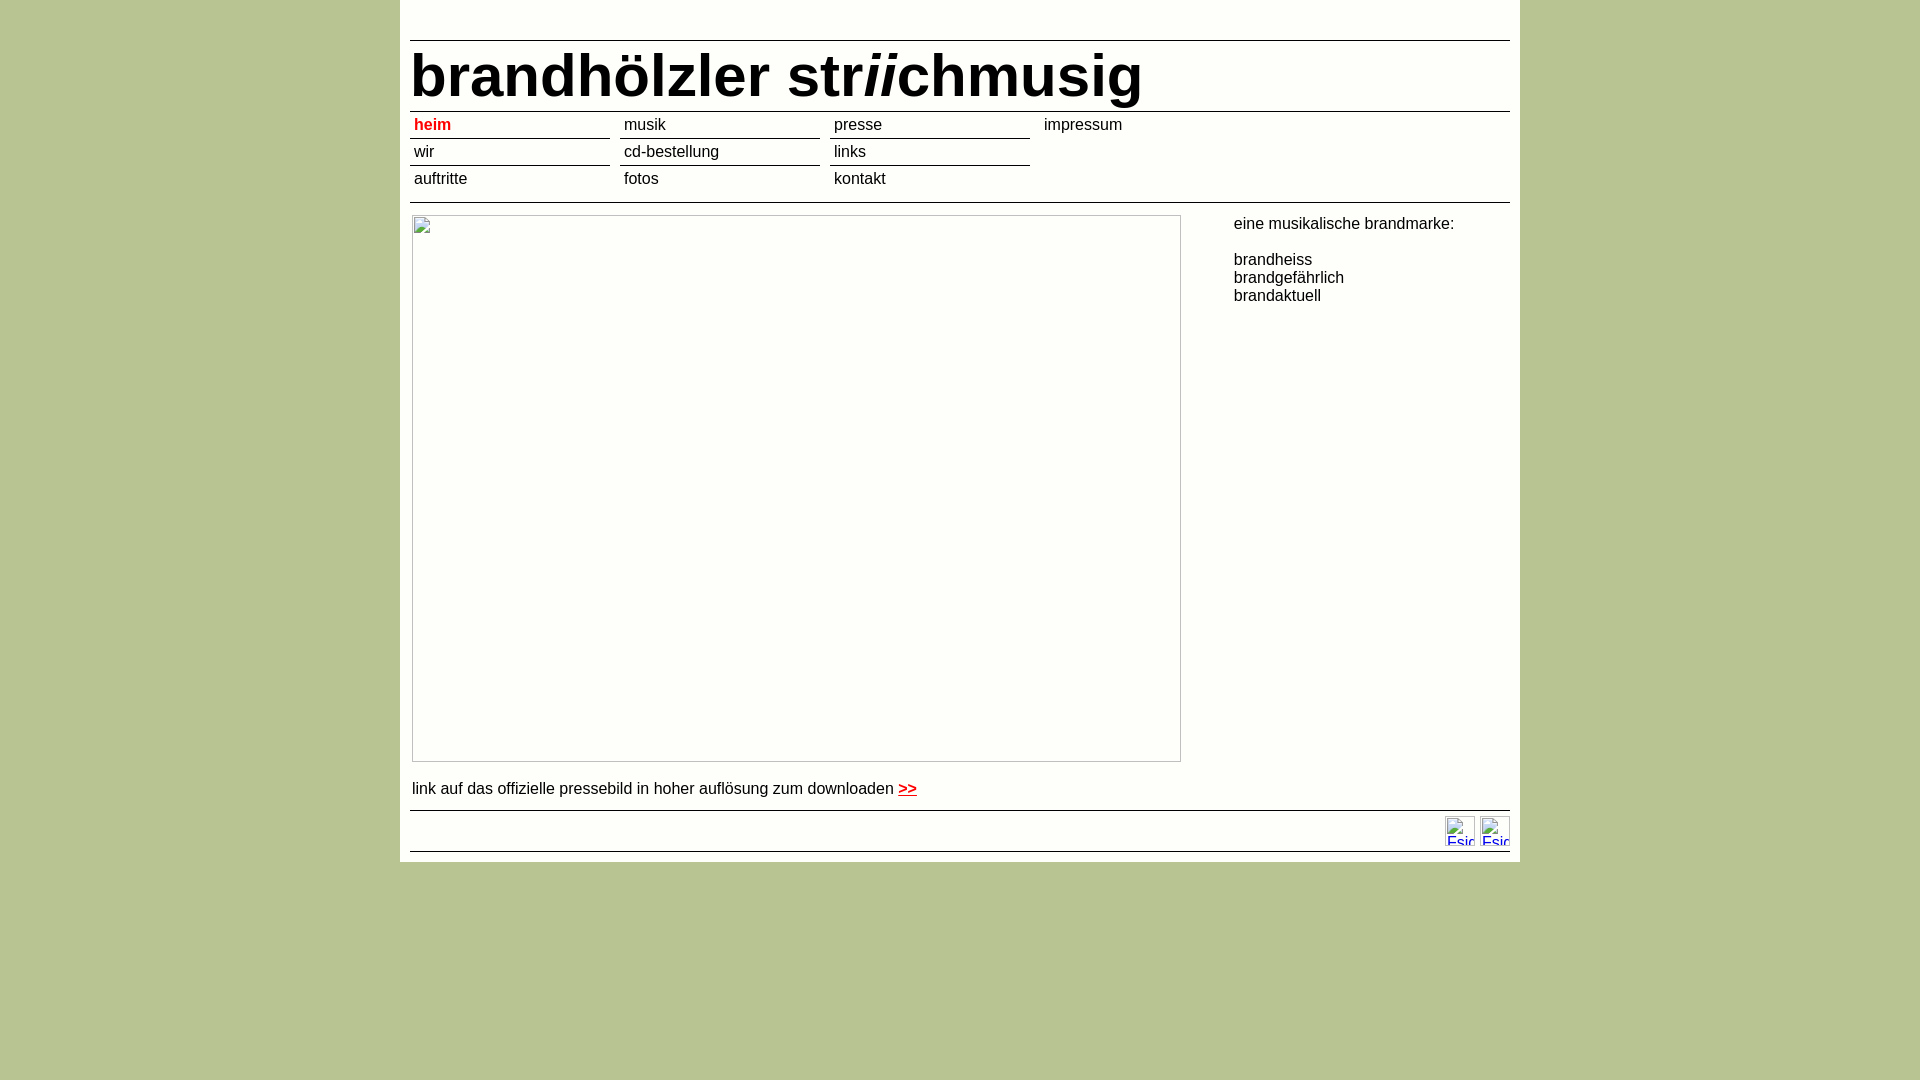 The image size is (1920, 1080). I want to click on 'presse', so click(858, 124).